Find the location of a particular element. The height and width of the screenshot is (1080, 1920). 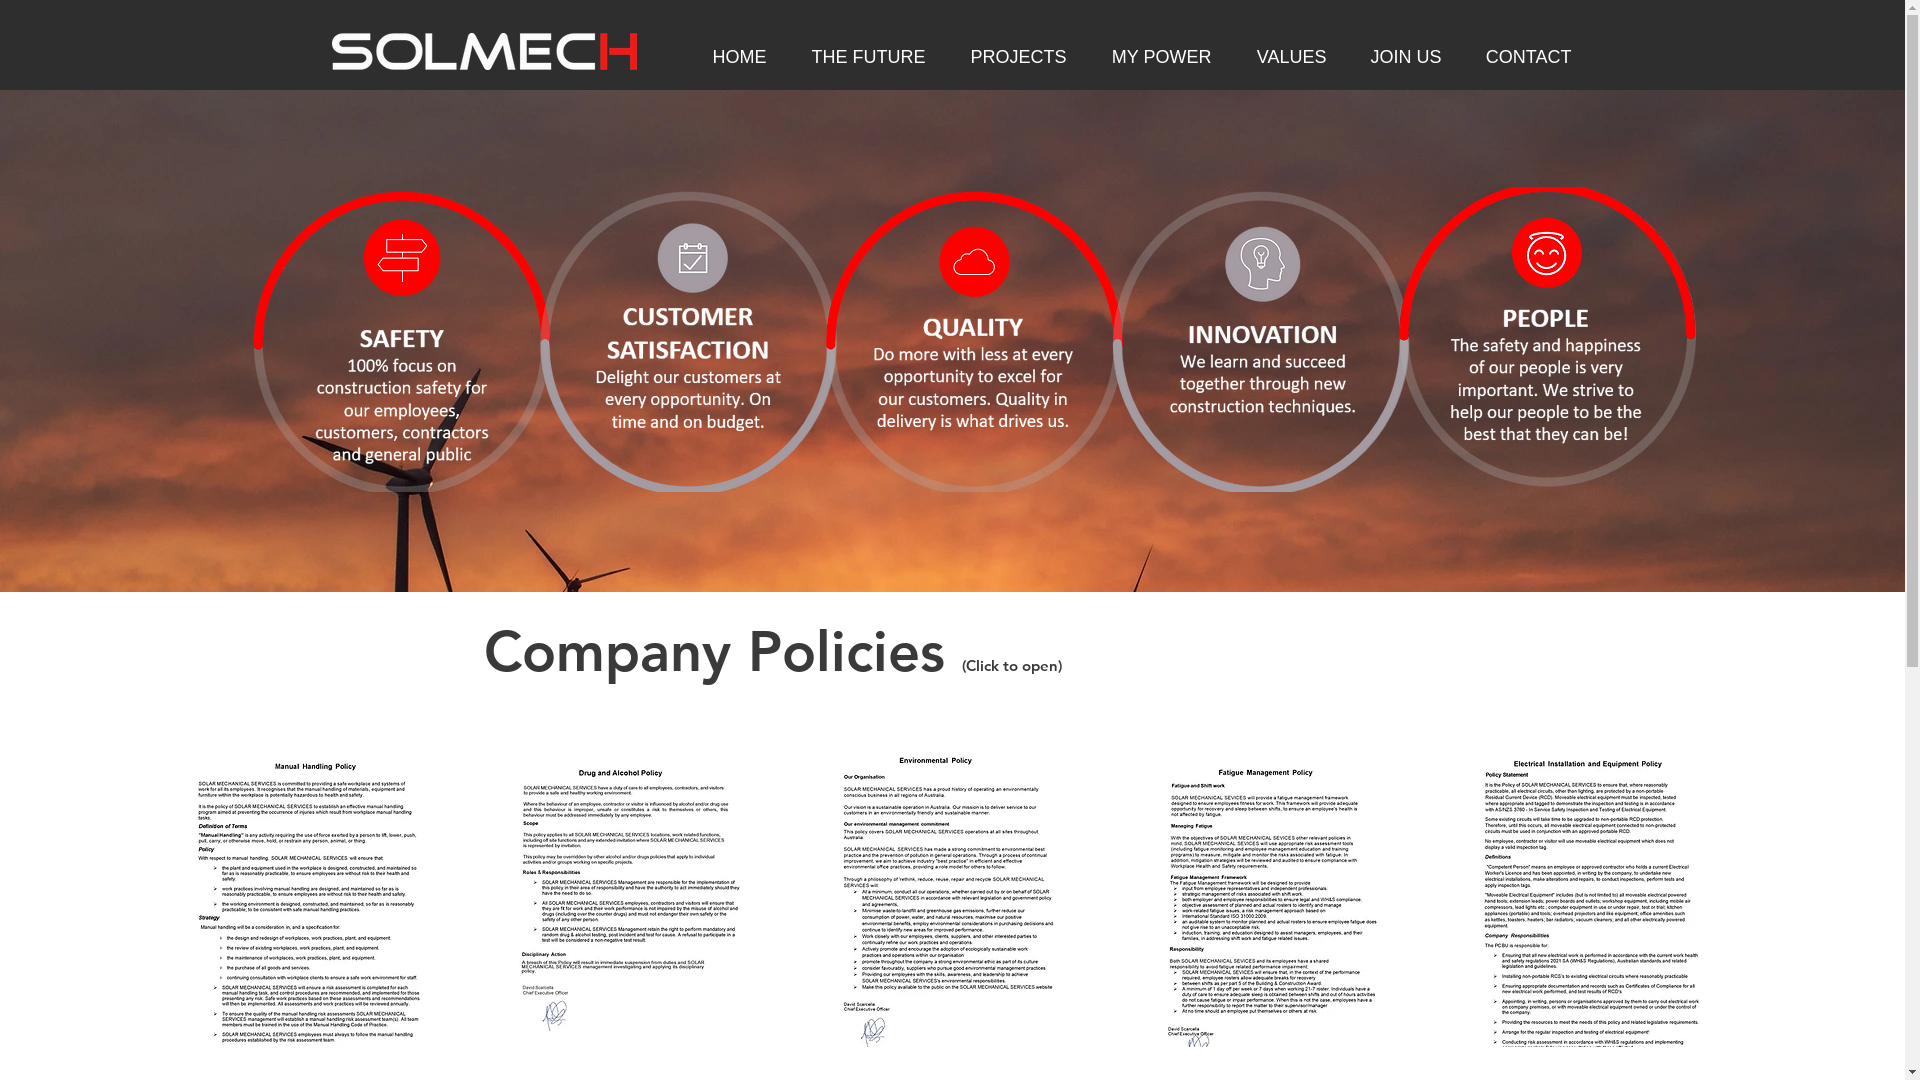

'VALUES' is located at coordinates (1283, 56).